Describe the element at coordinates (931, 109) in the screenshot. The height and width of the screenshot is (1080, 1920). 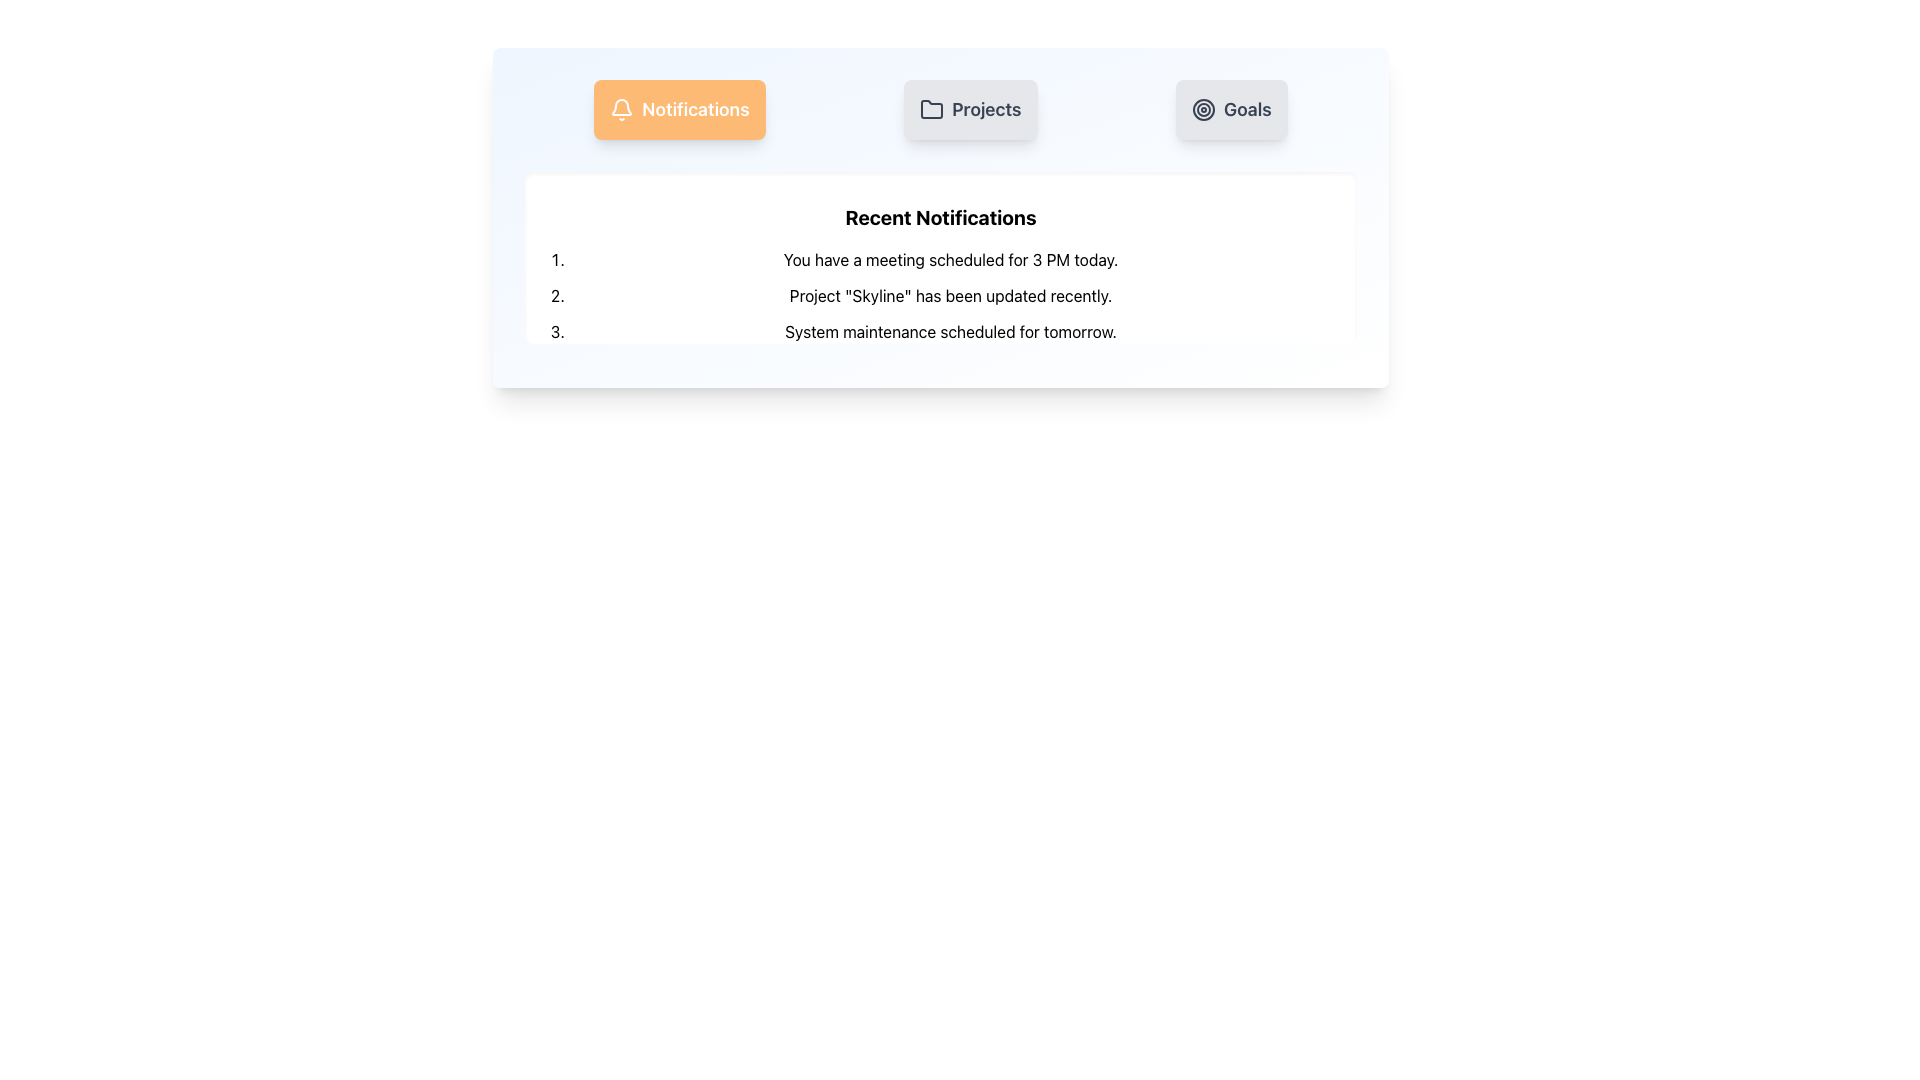
I see `the folder icon with a black stroke, located in the second segment labeled 'Projects', positioned between 'Notifications' and 'Goals' for informational purposes` at that location.